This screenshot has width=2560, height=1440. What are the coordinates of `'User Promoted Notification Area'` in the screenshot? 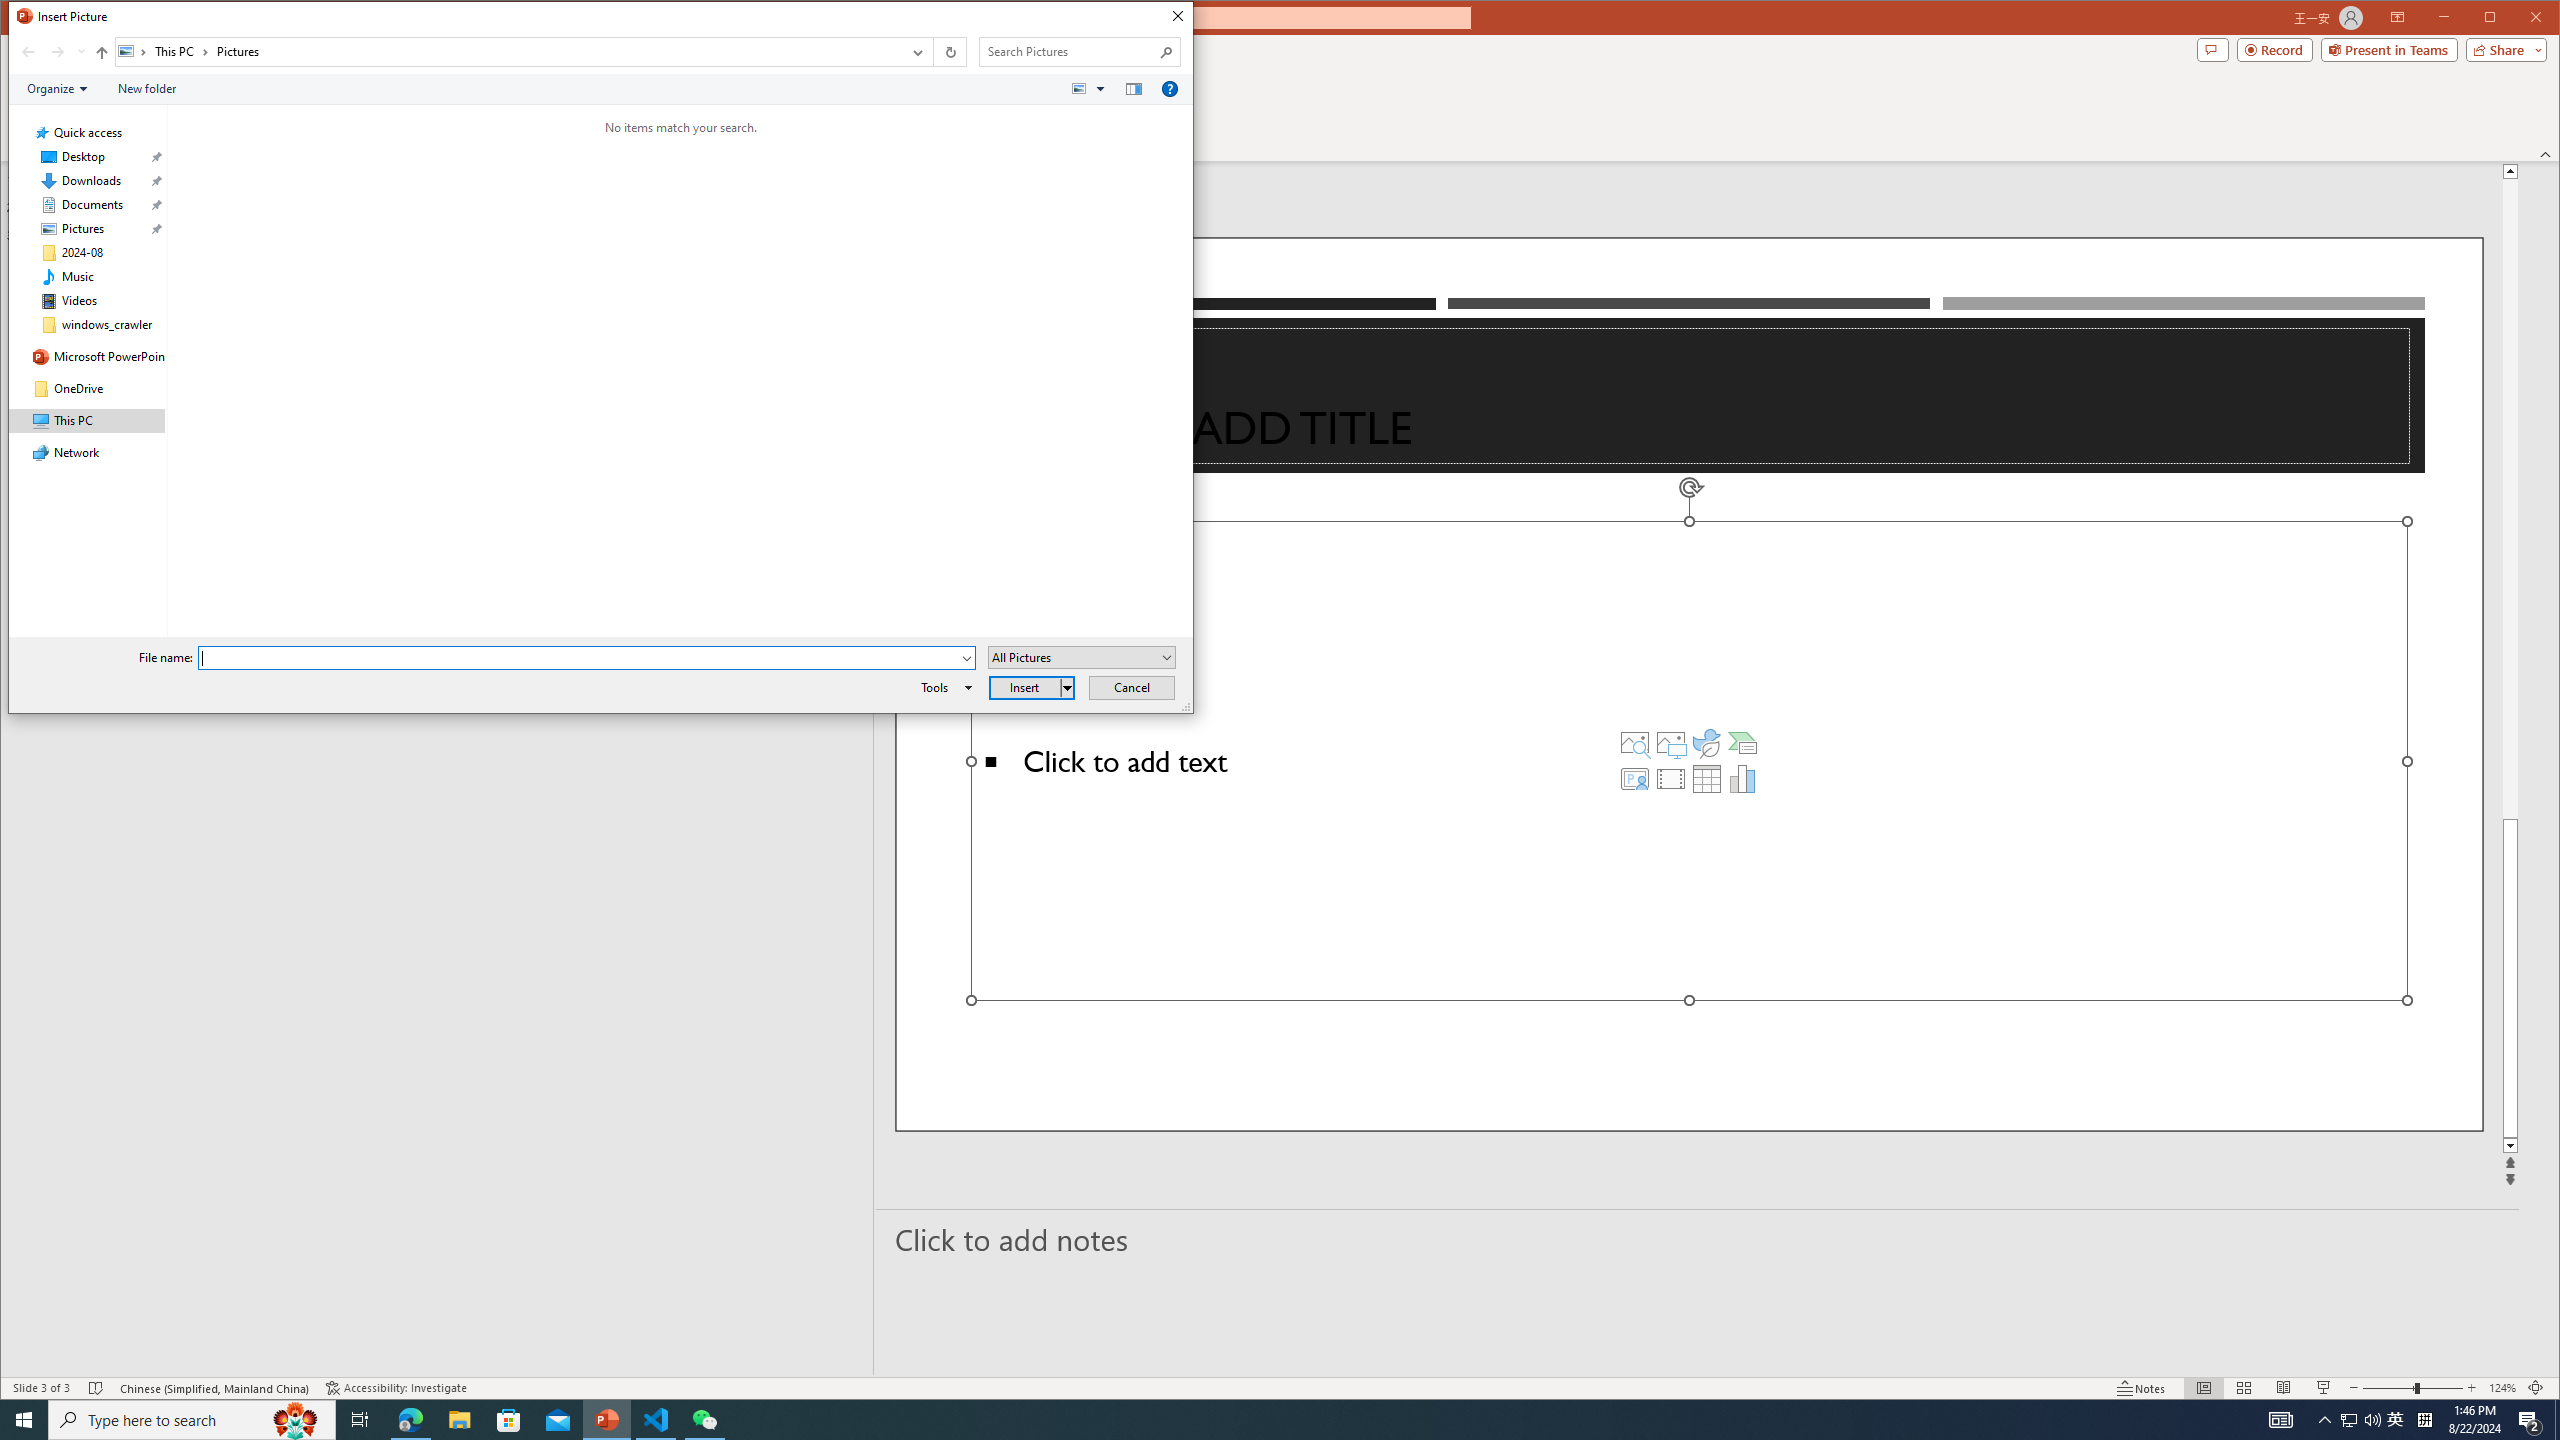 It's located at (2360, 1418).